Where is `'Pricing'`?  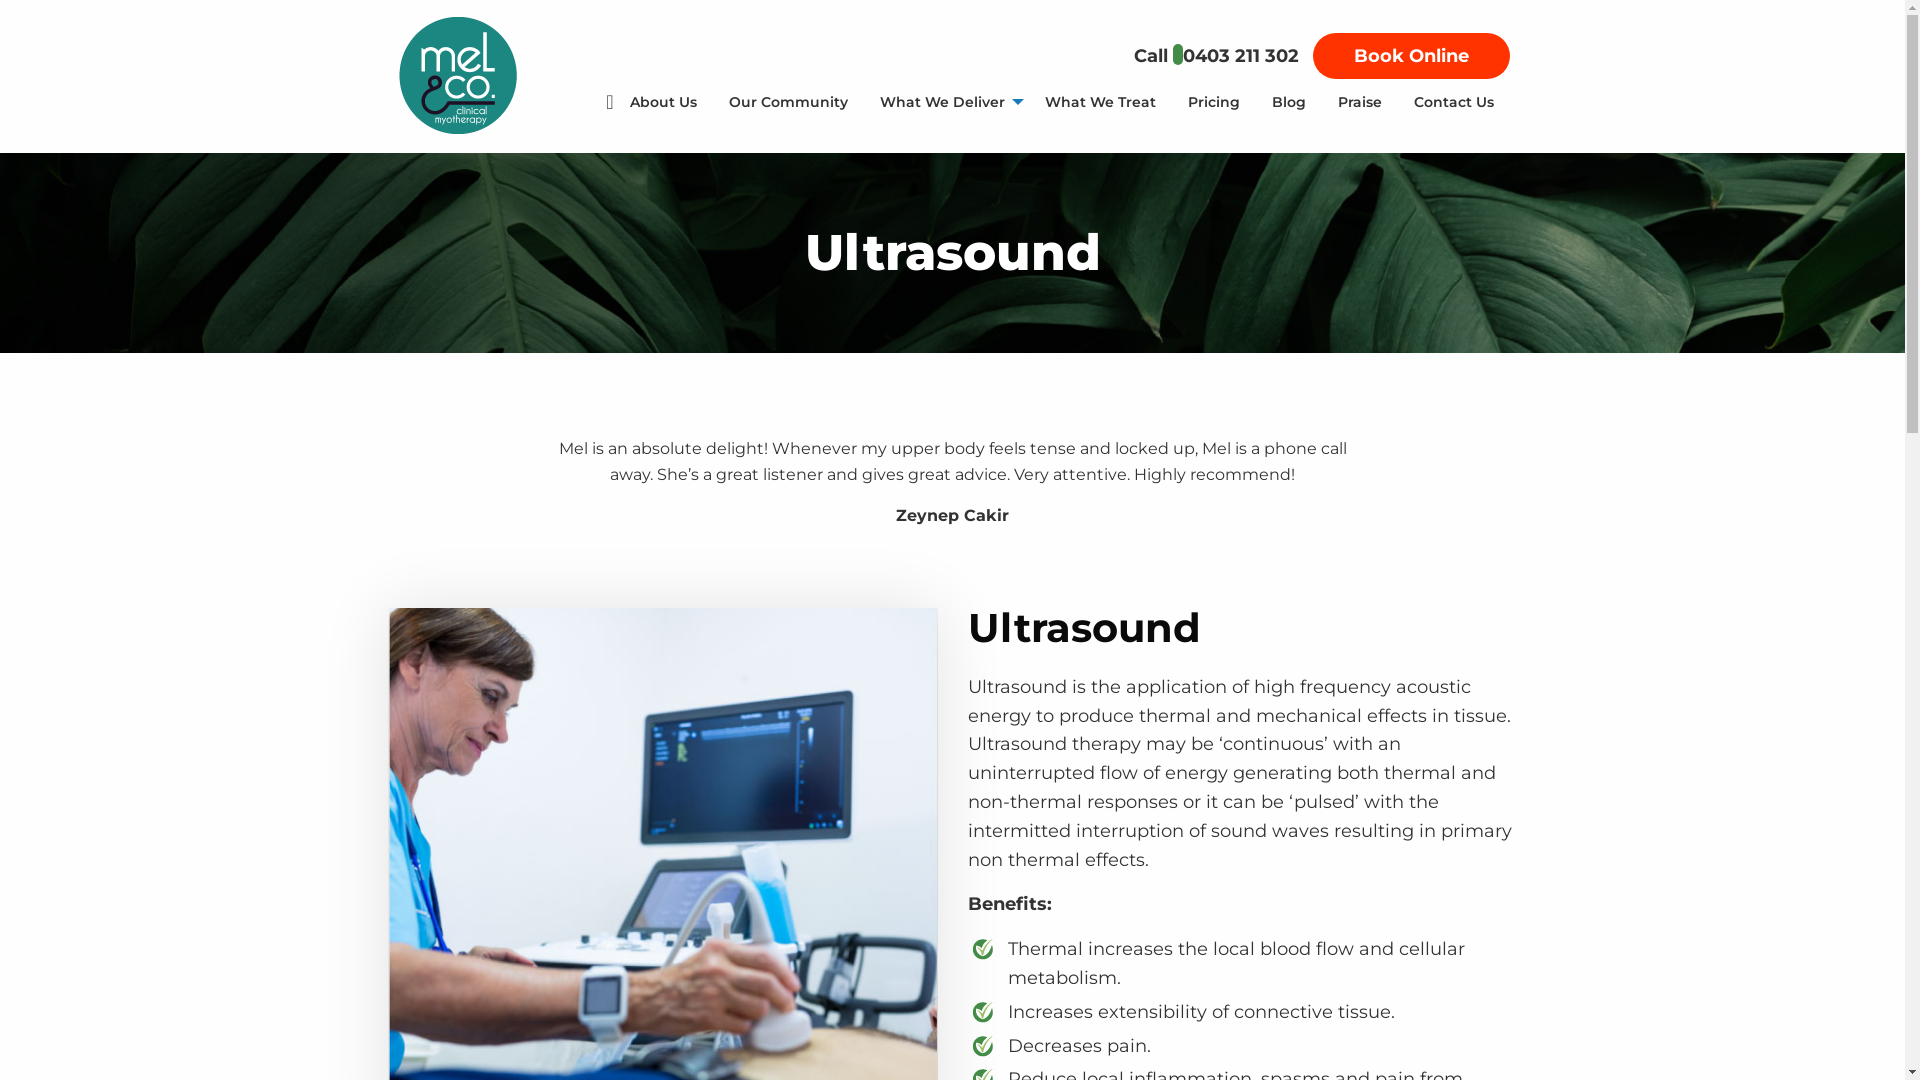
'Pricing' is located at coordinates (1213, 101).